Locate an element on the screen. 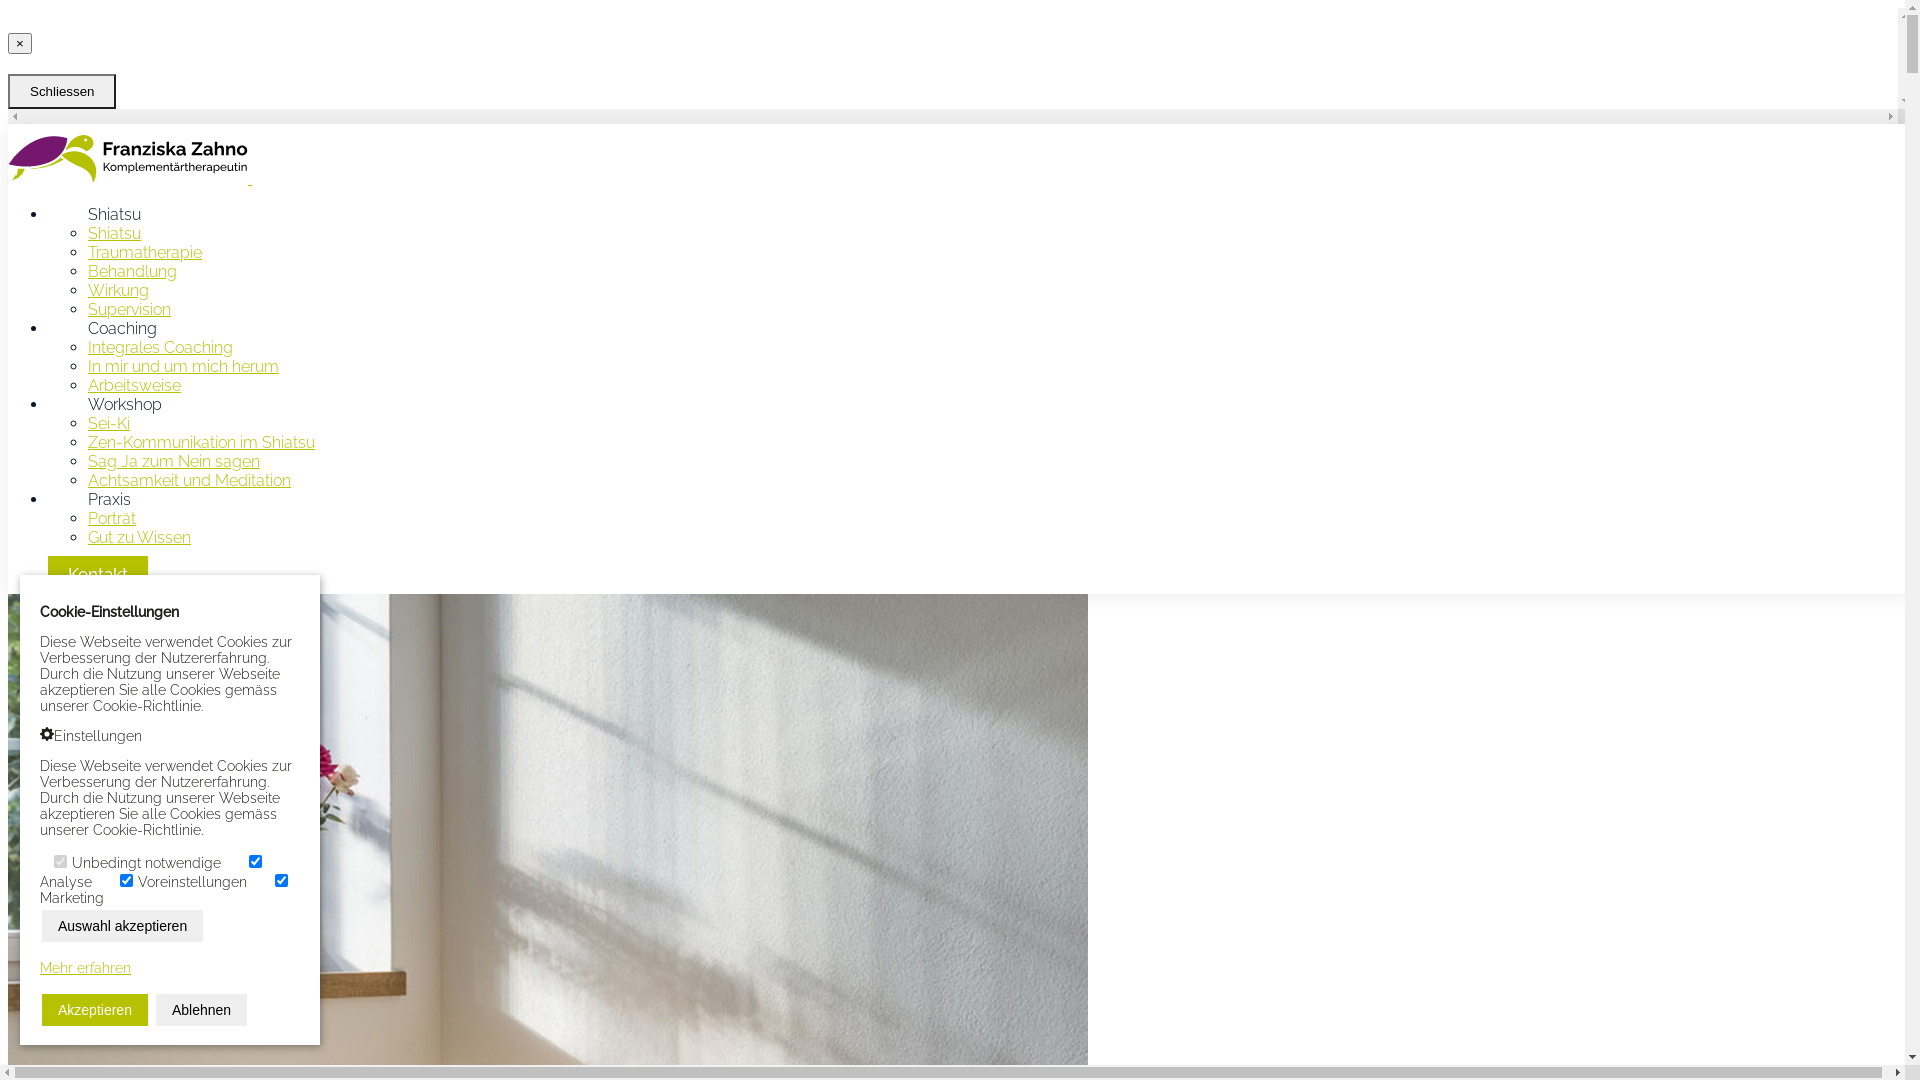 The width and height of the screenshot is (1920, 1080). 'Shiatsu' is located at coordinates (113, 232).